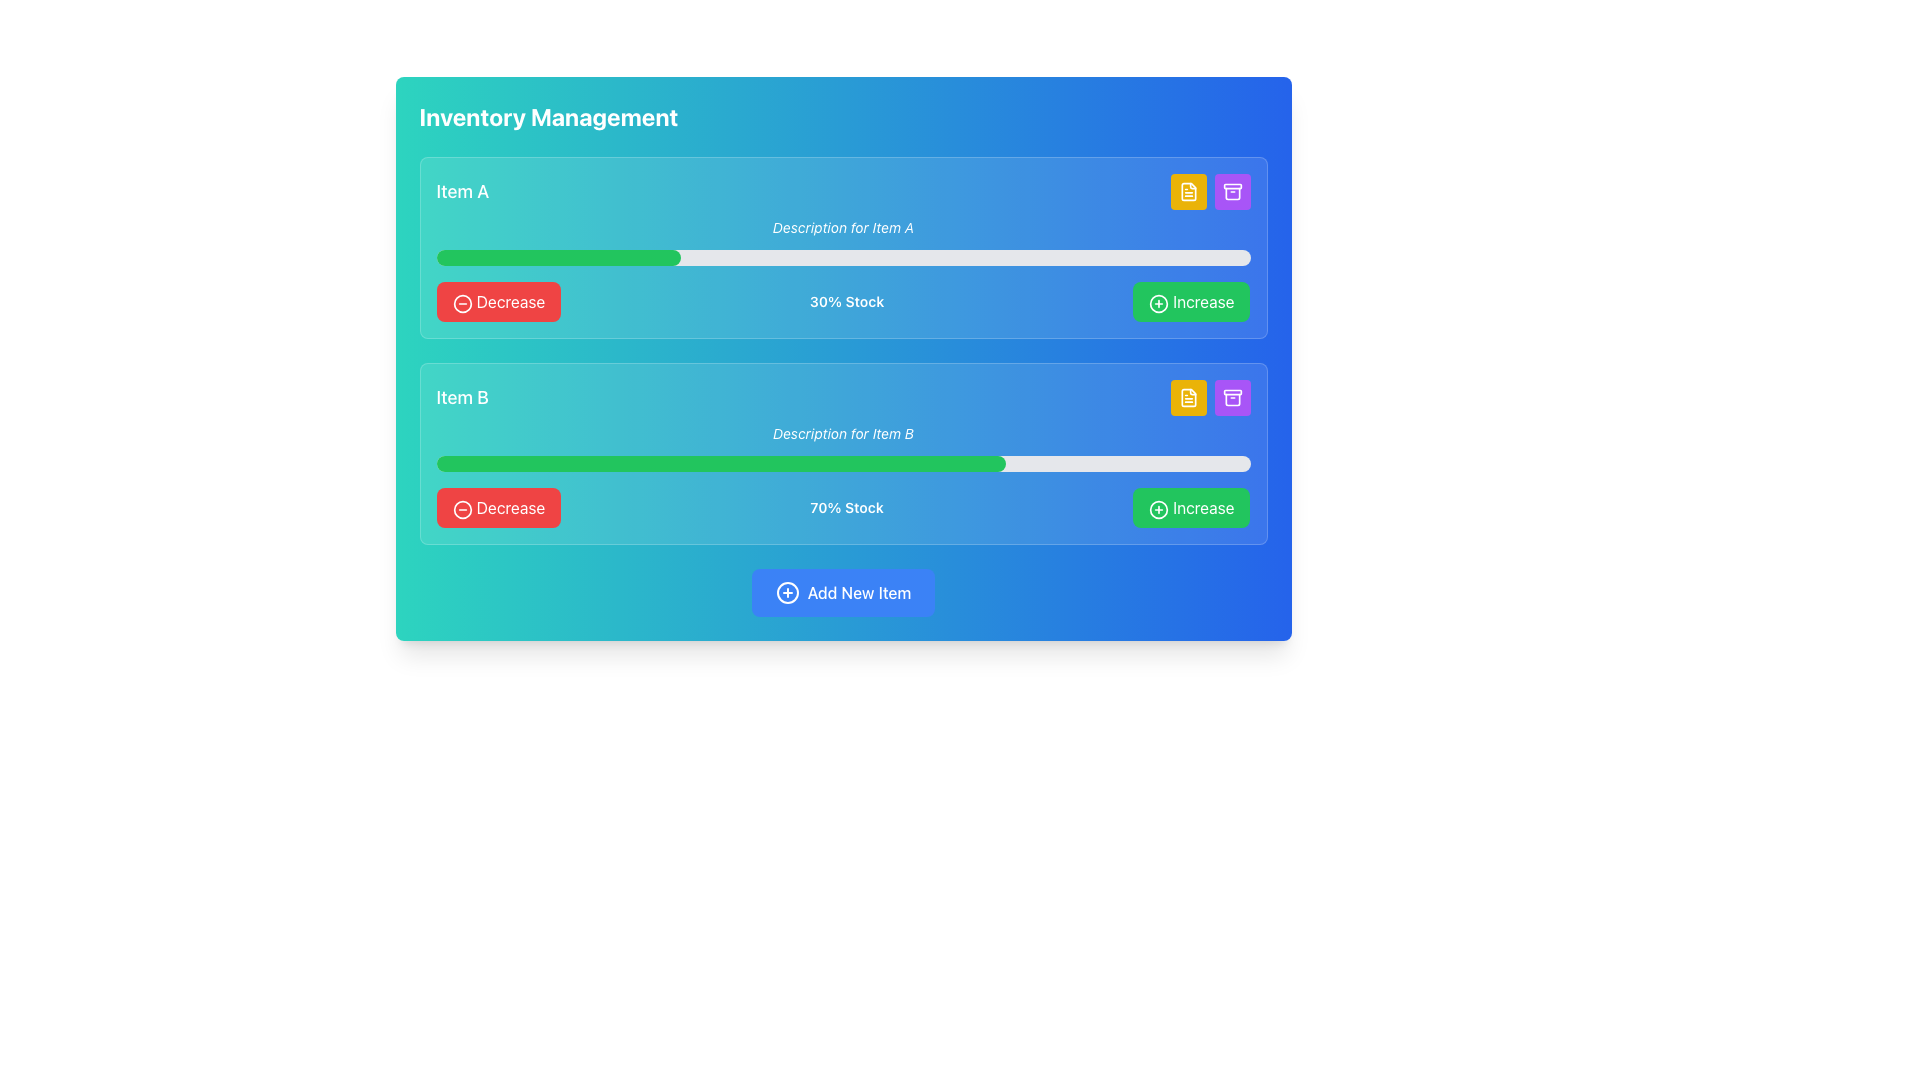 This screenshot has width=1920, height=1080. What do you see at coordinates (728, 257) in the screenshot?
I see `the stock level` at bounding box center [728, 257].